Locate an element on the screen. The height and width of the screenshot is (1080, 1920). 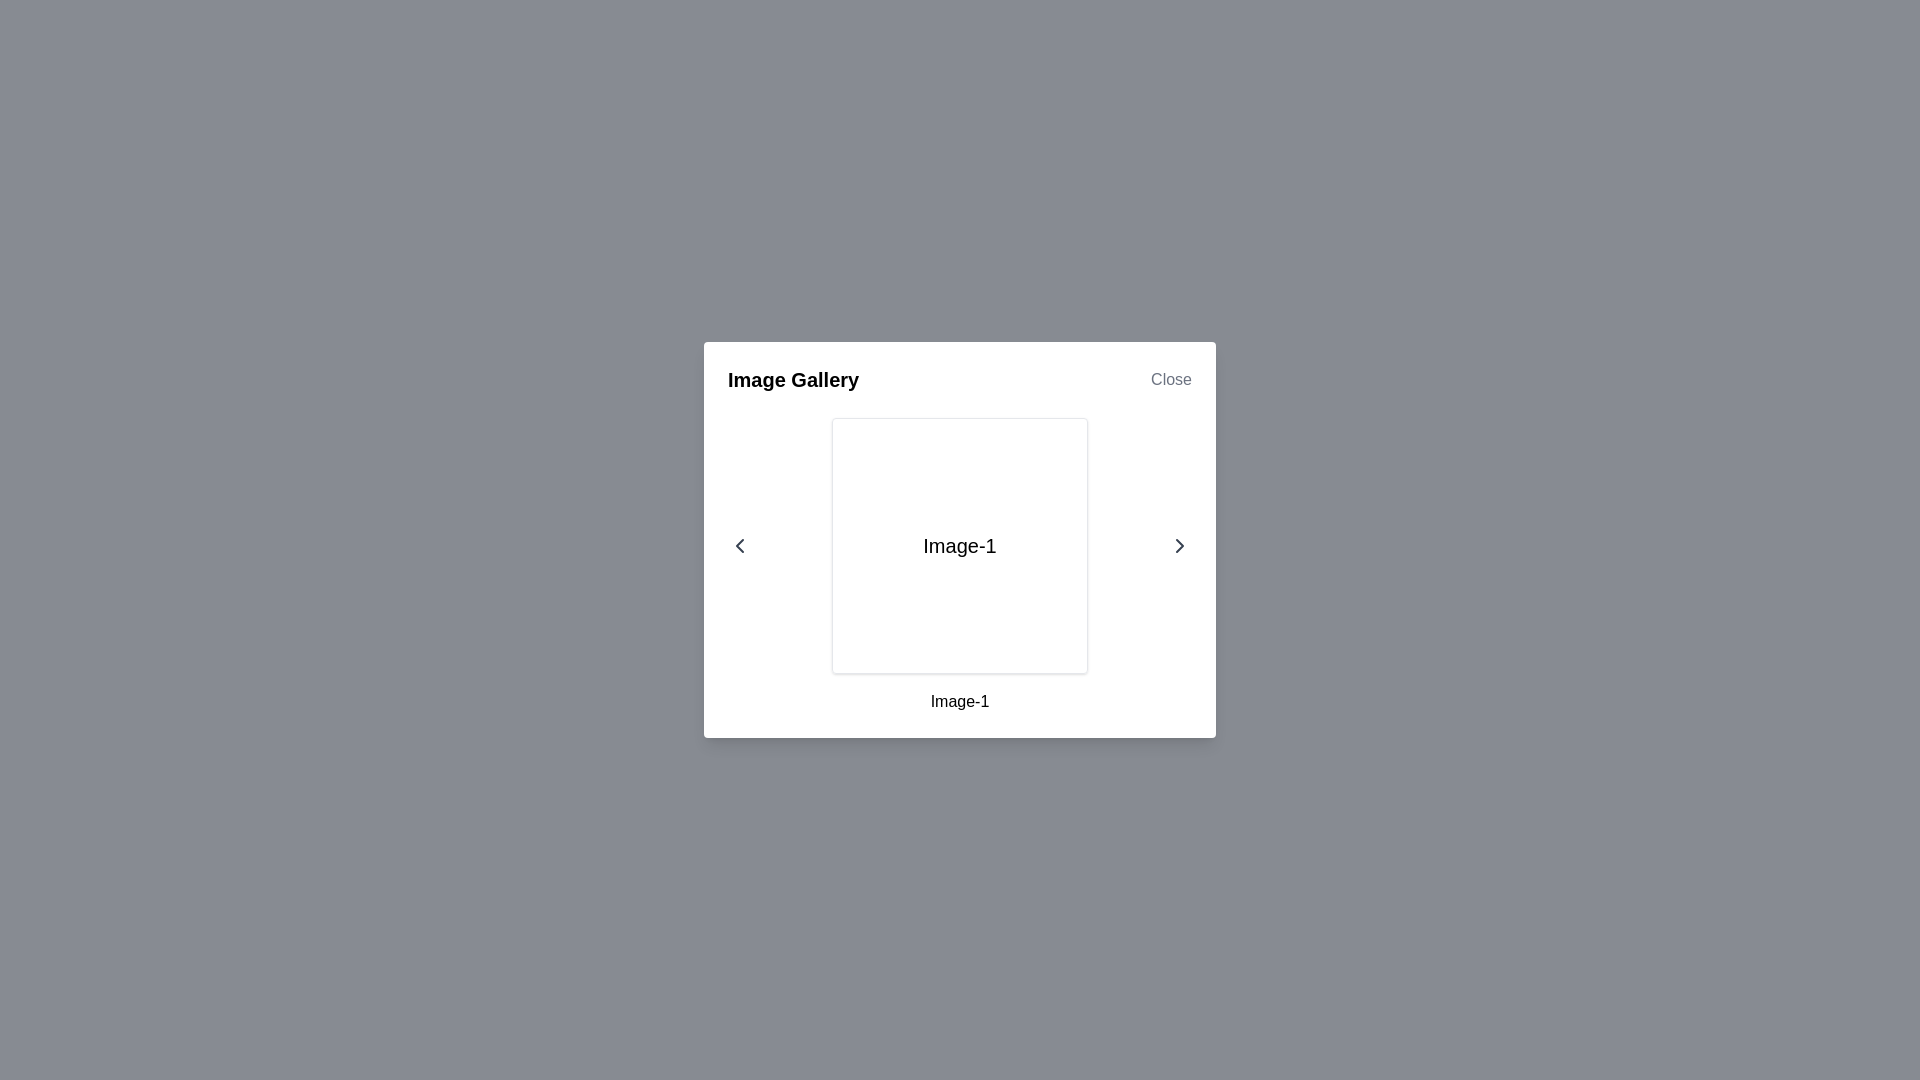
the left arrow button to navigate to the previous image in the gallery is located at coordinates (738, 546).